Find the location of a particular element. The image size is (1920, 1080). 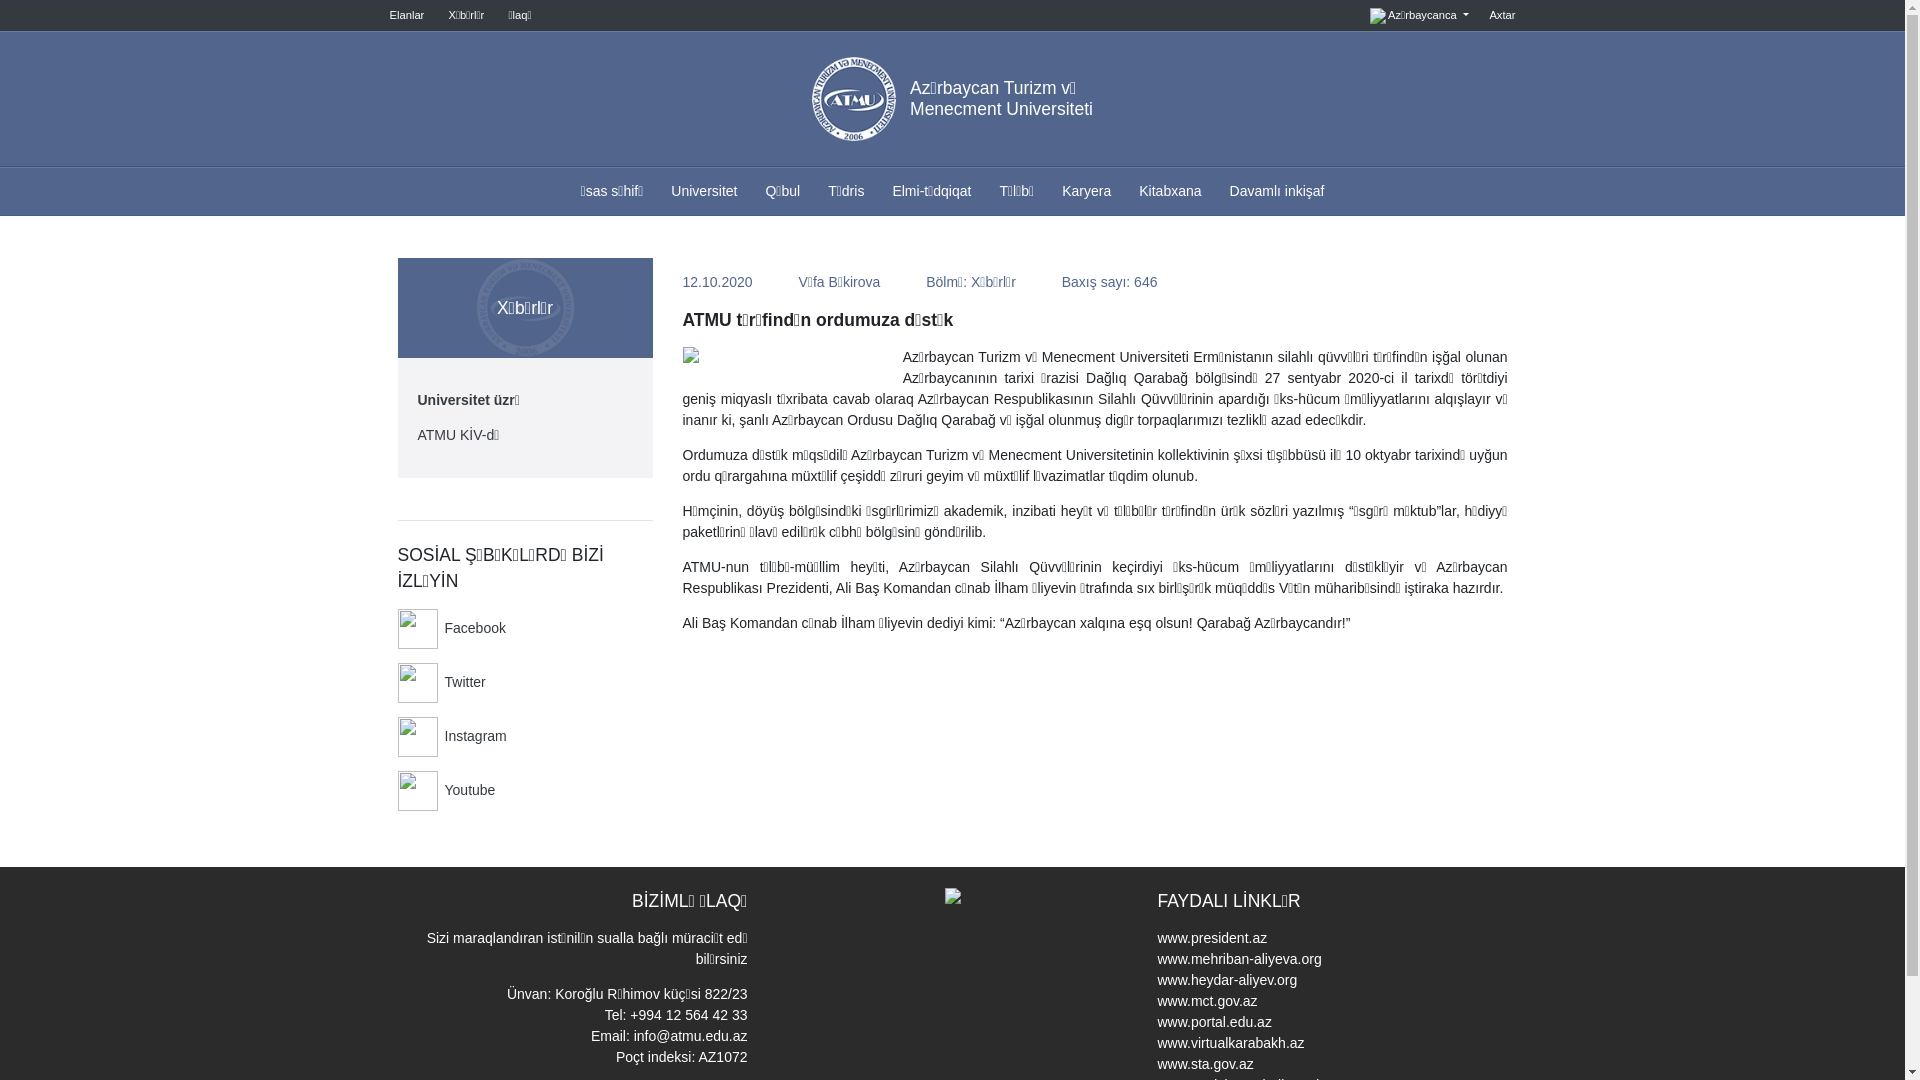

'www.virtualkarabakh.az' is located at coordinates (1230, 1041).